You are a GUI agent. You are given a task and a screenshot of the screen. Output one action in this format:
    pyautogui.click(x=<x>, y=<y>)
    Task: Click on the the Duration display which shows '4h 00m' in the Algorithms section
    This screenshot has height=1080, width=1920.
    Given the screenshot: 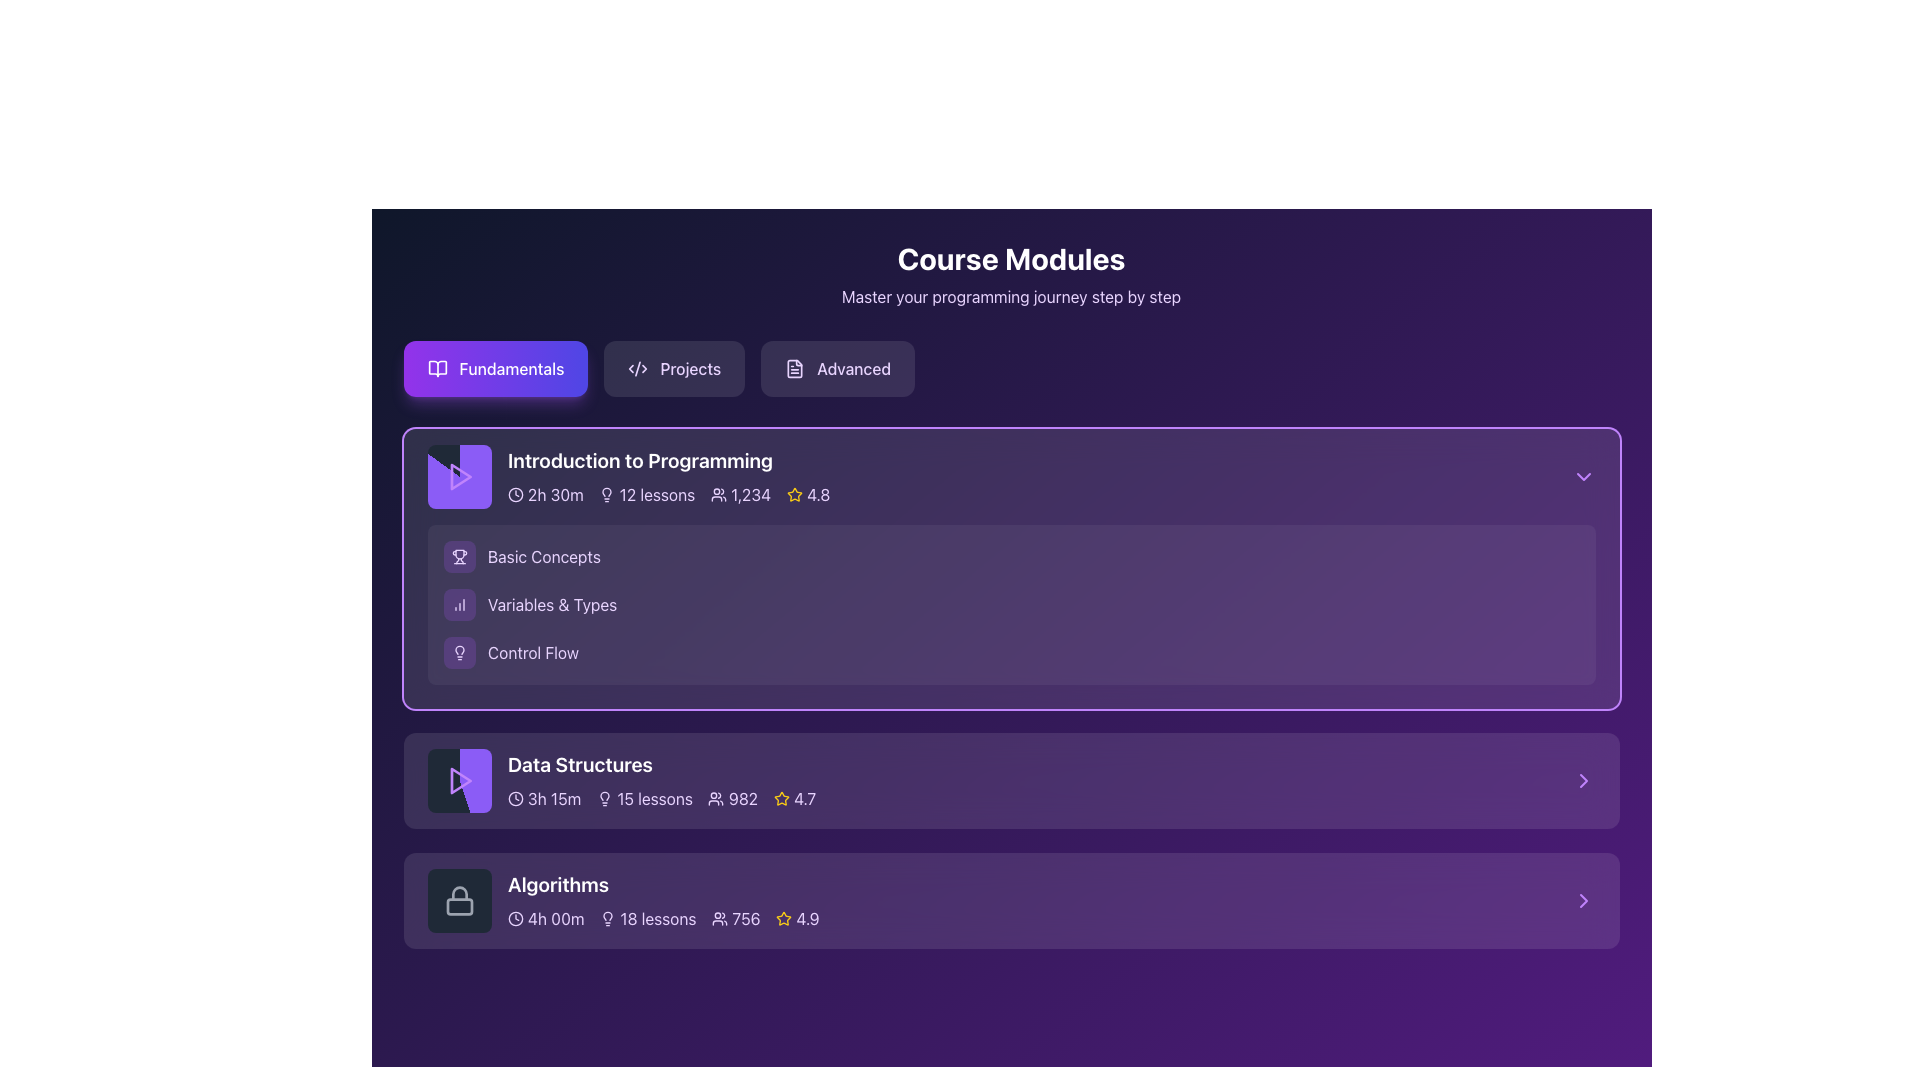 What is the action you would take?
    pyautogui.click(x=545, y=918)
    